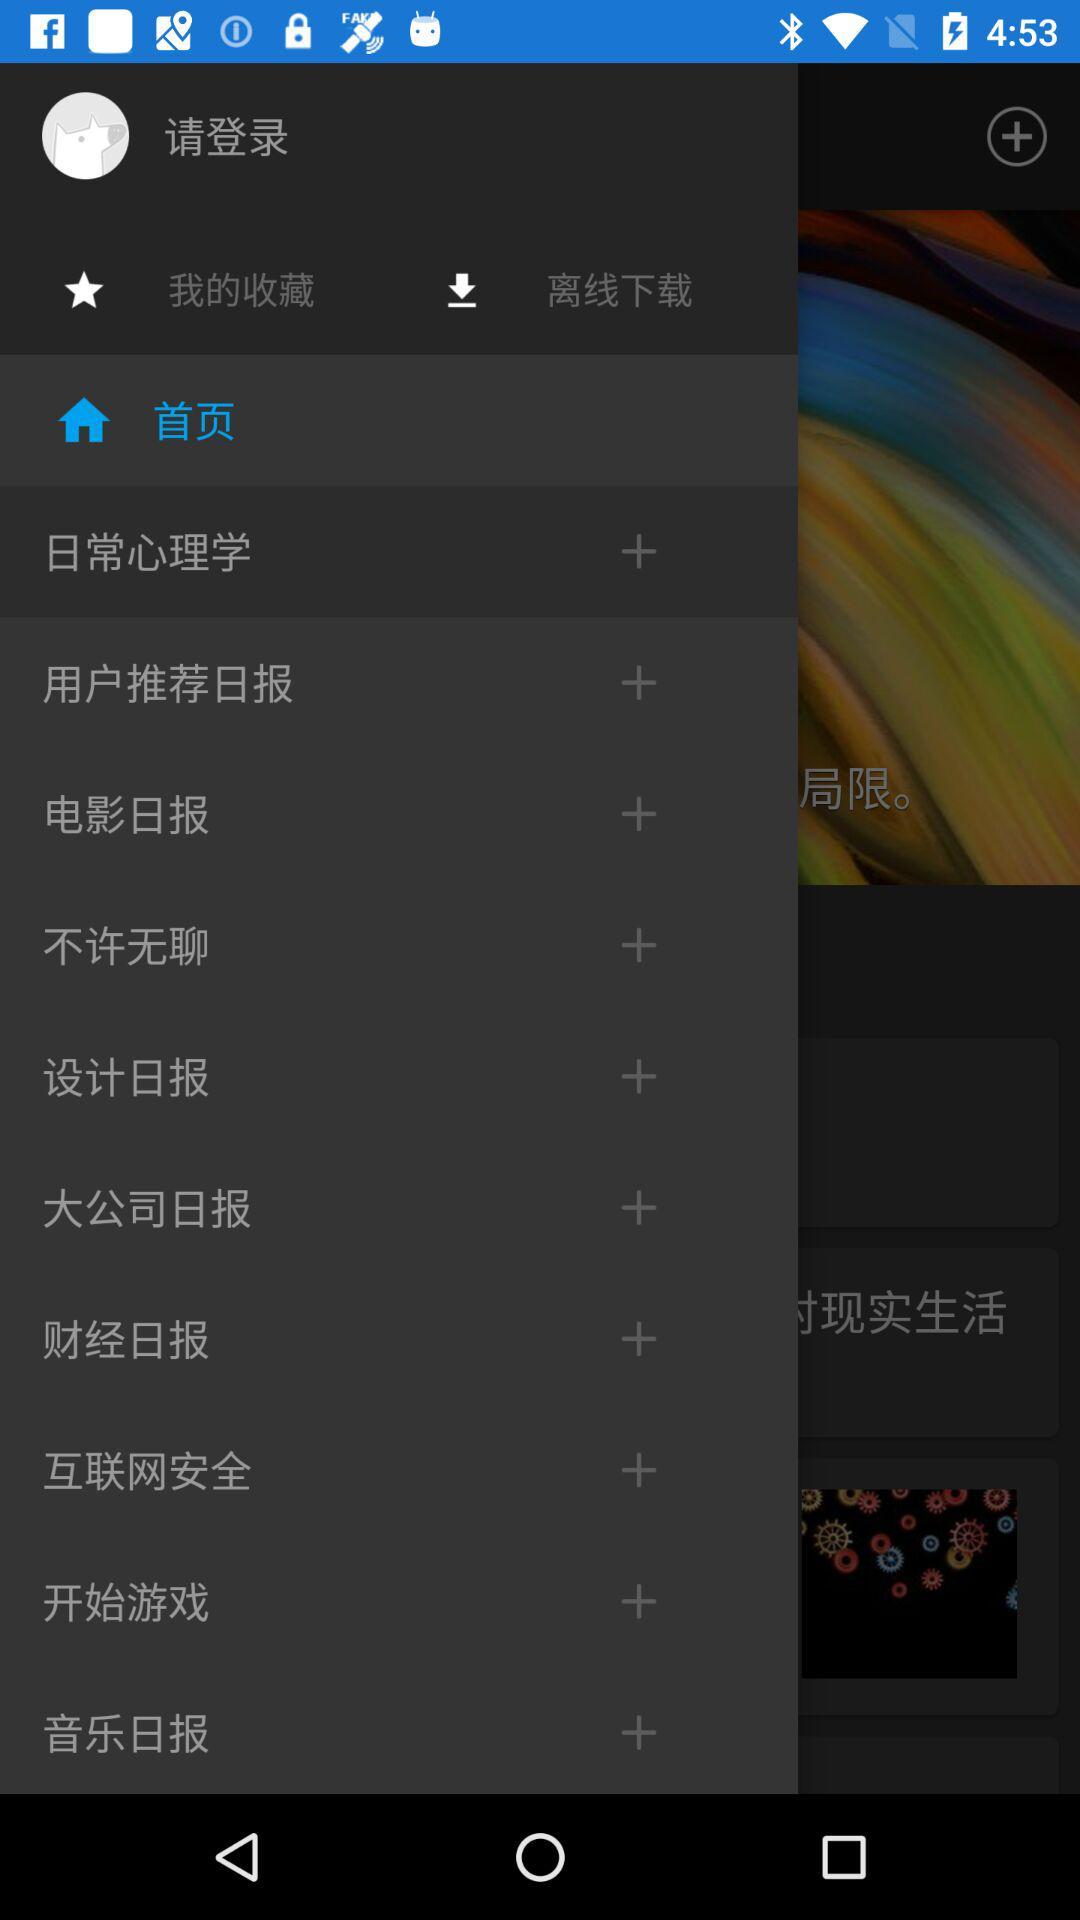 Image resolution: width=1080 pixels, height=1920 pixels. I want to click on the fifth plus icon from the bottom, so click(616, 1206).